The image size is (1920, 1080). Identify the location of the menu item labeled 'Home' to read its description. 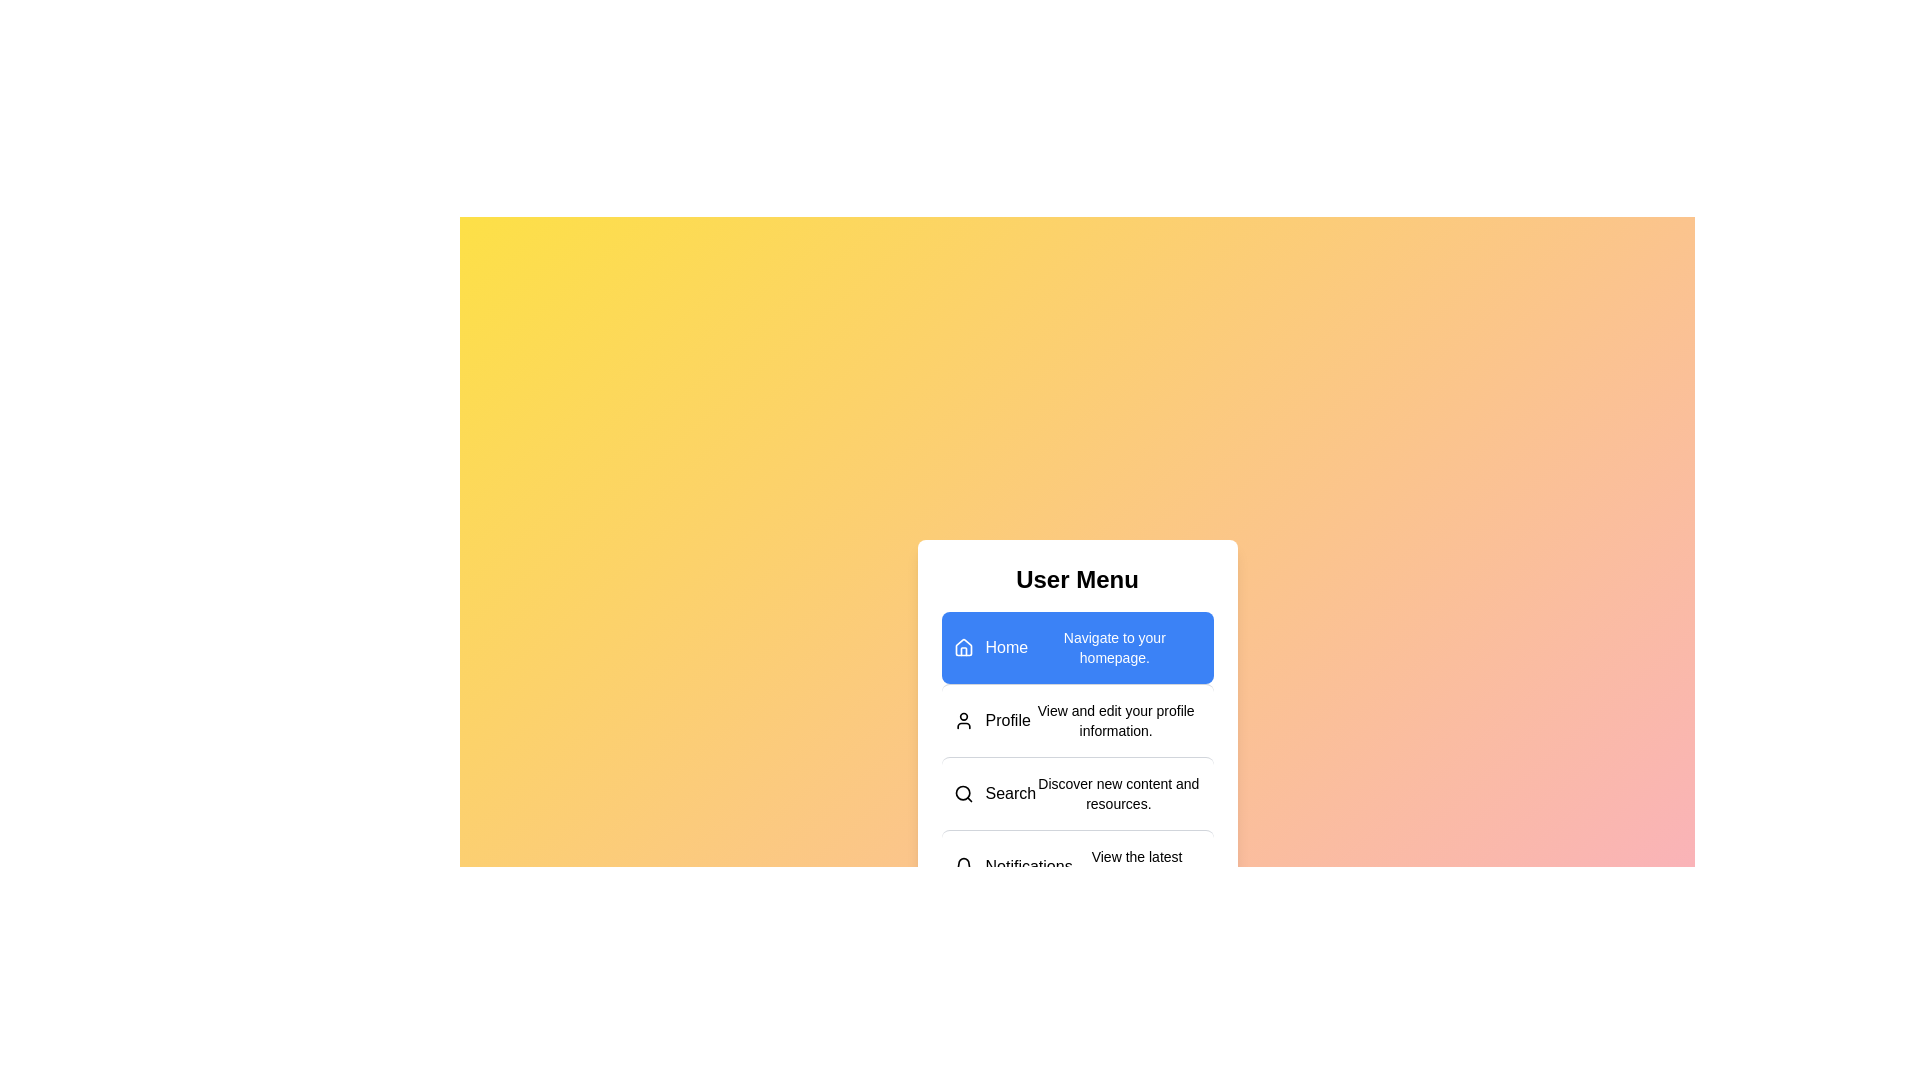
(1076, 647).